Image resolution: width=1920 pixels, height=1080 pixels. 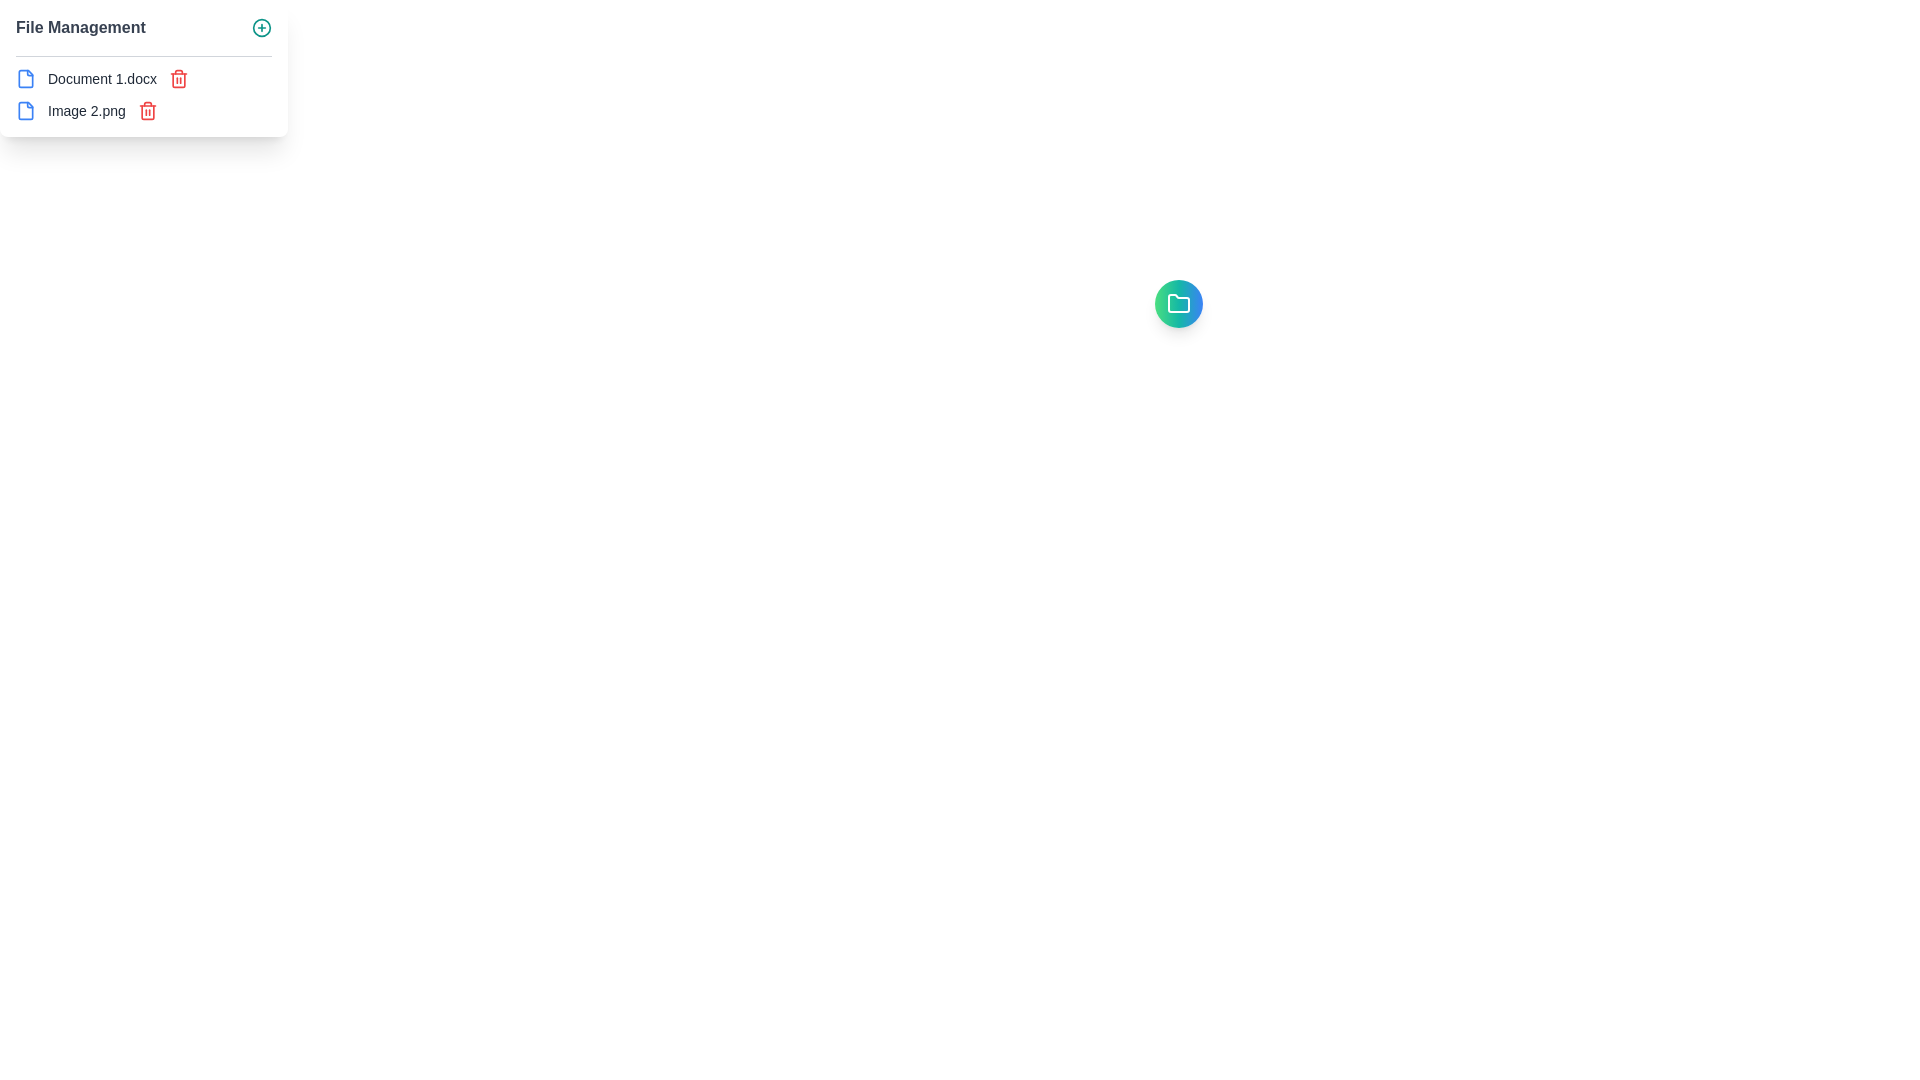 I want to click on the circular button with a gradient background and a white outlined folder icon, so click(x=1179, y=304).